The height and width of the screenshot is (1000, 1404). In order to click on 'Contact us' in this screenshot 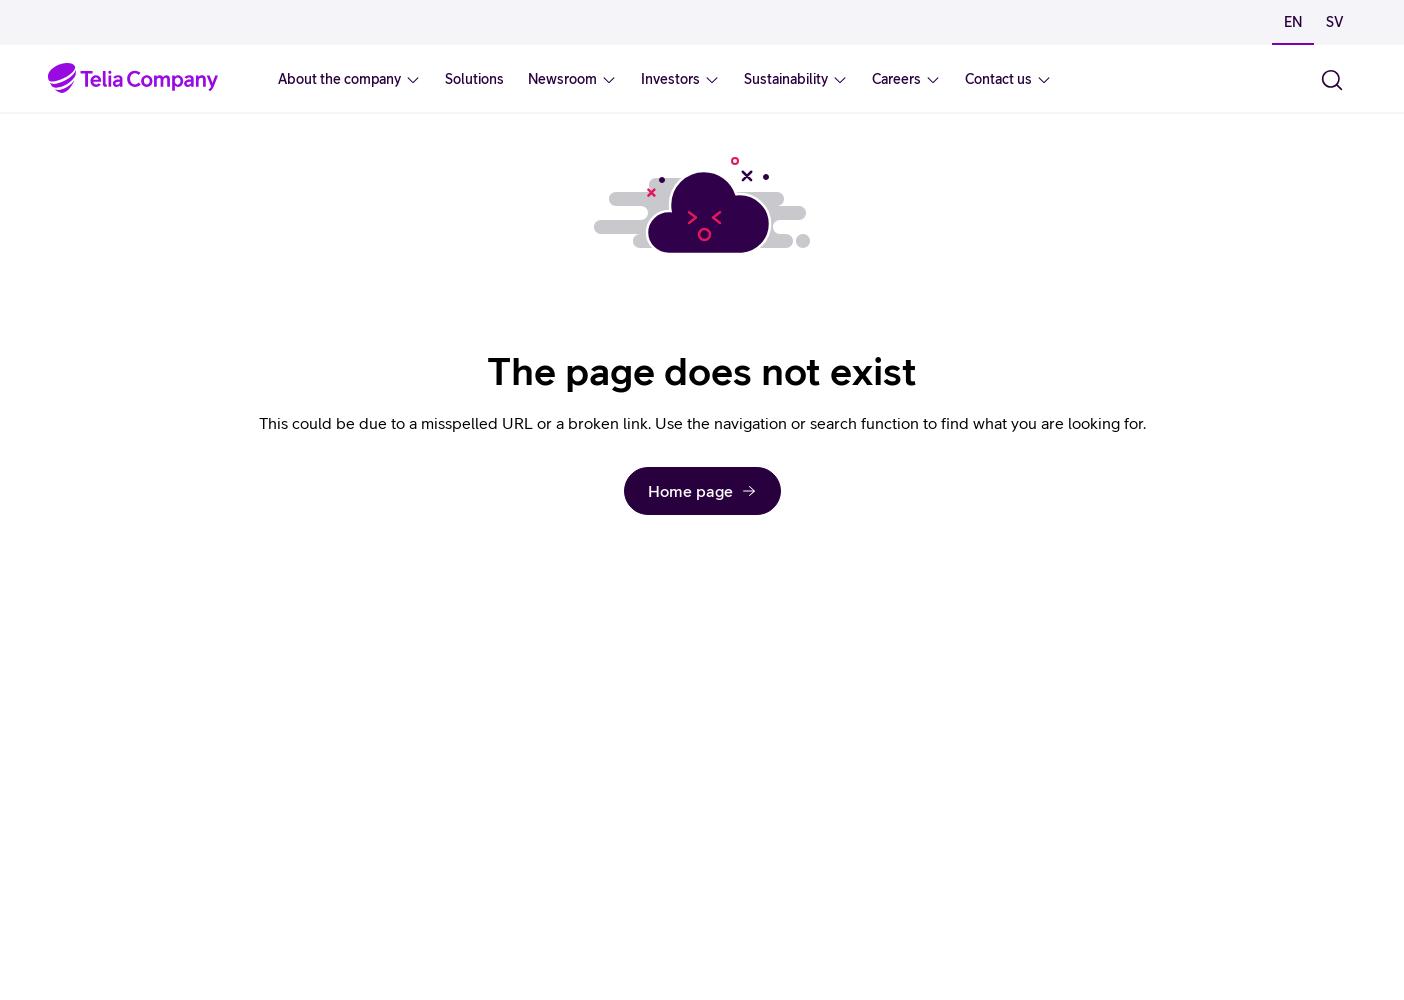, I will do `click(998, 78)`.